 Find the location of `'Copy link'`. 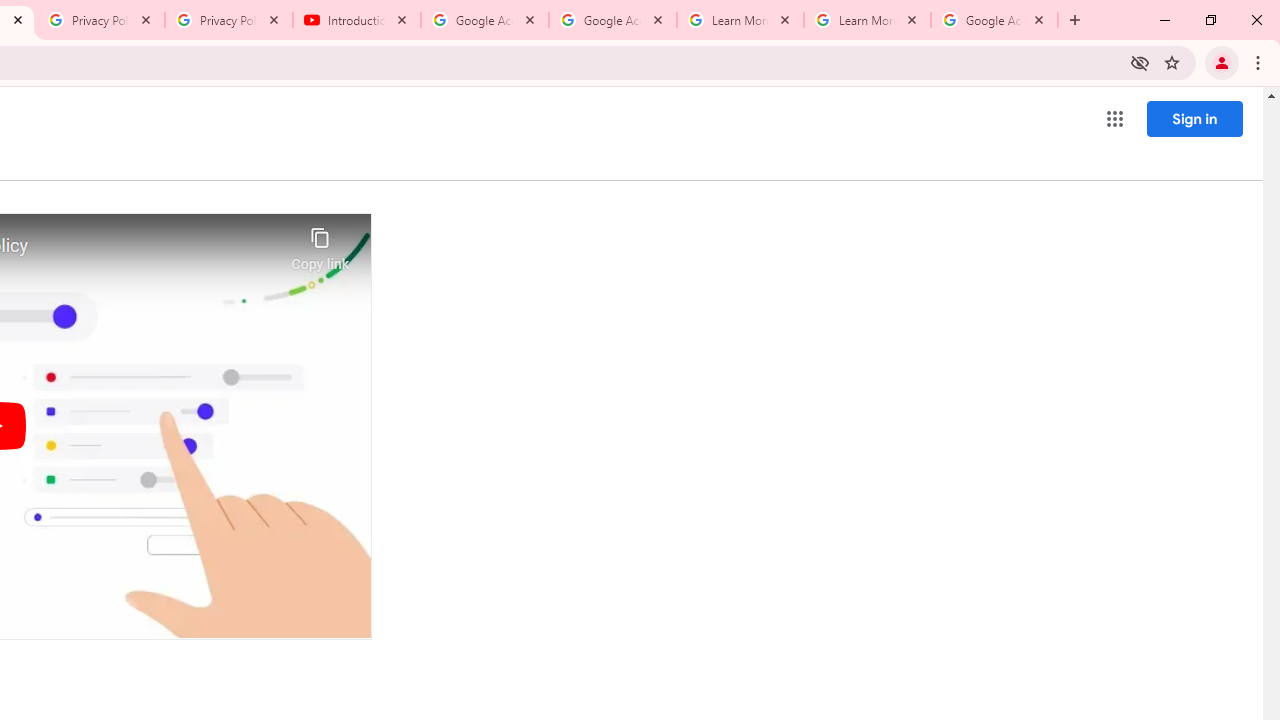

'Copy link' is located at coordinates (320, 243).